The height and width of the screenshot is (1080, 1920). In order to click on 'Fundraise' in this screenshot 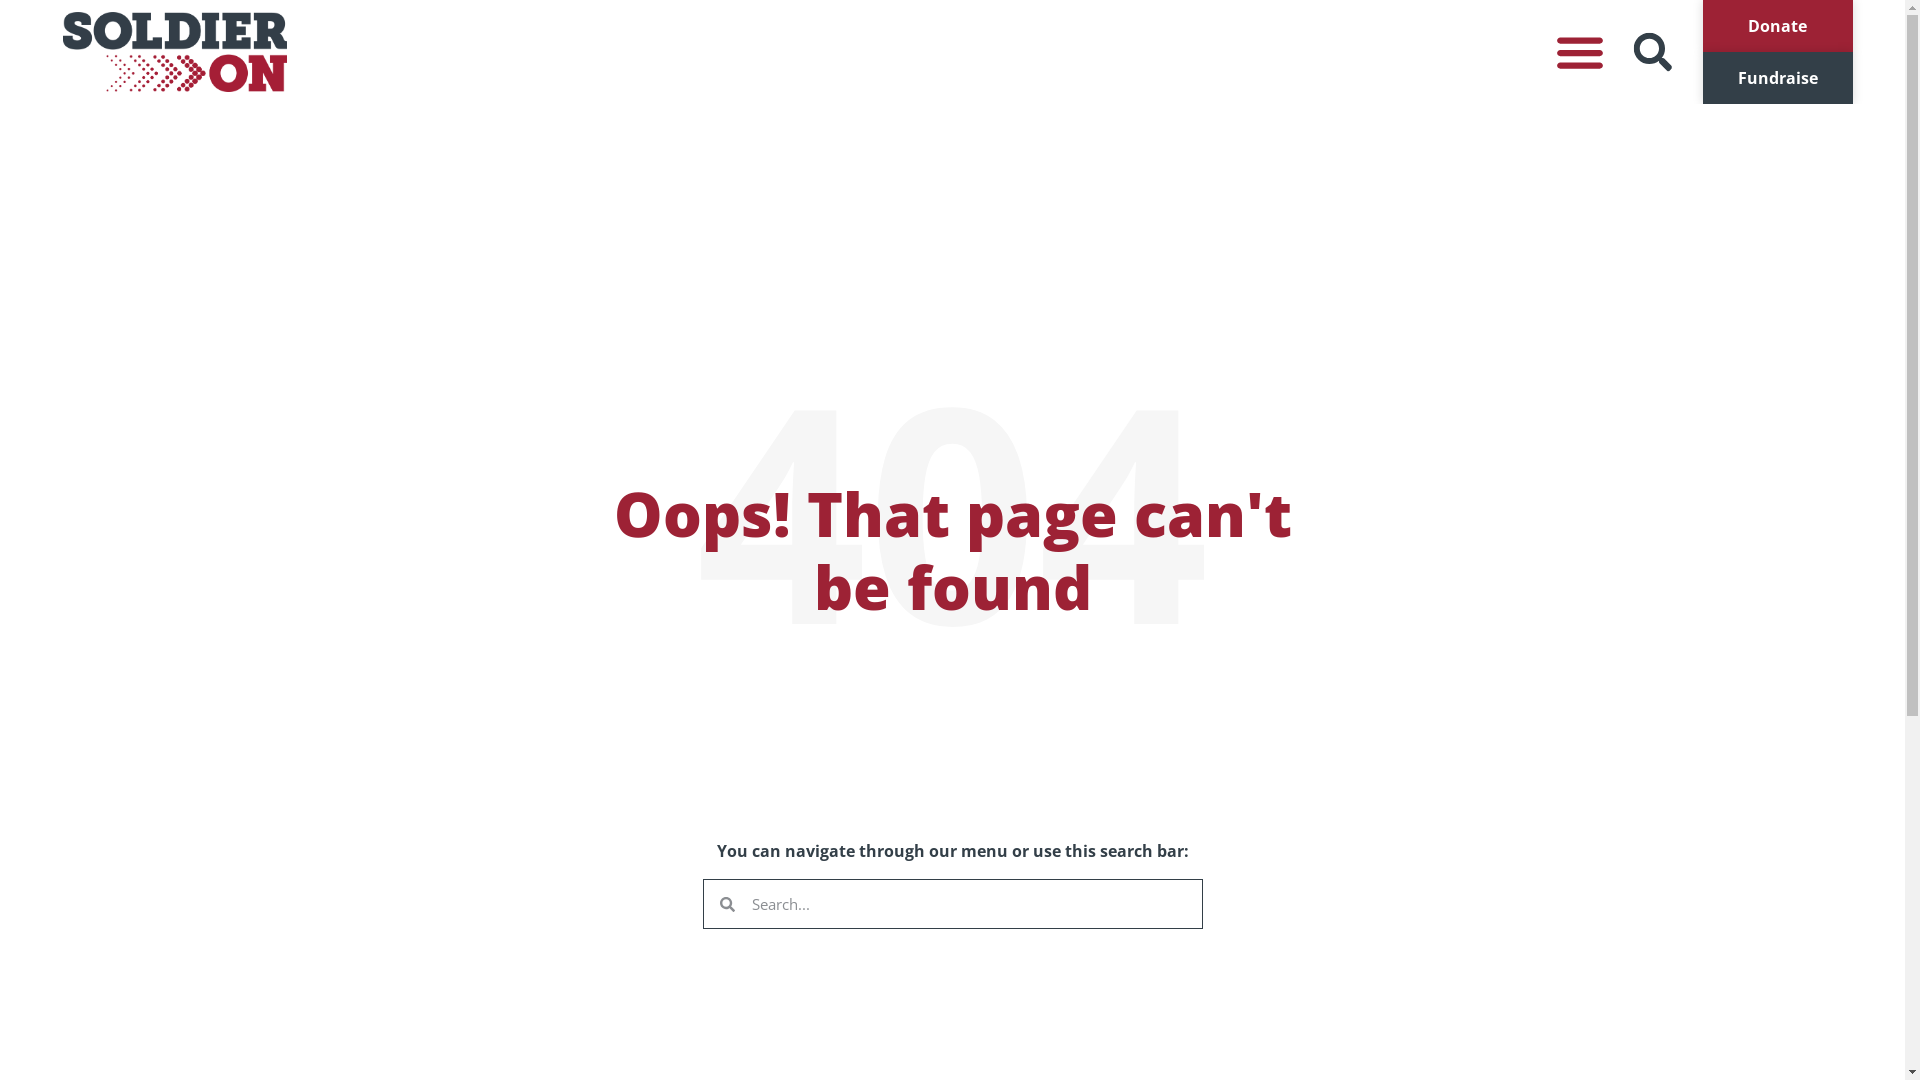, I will do `click(1776, 76)`.